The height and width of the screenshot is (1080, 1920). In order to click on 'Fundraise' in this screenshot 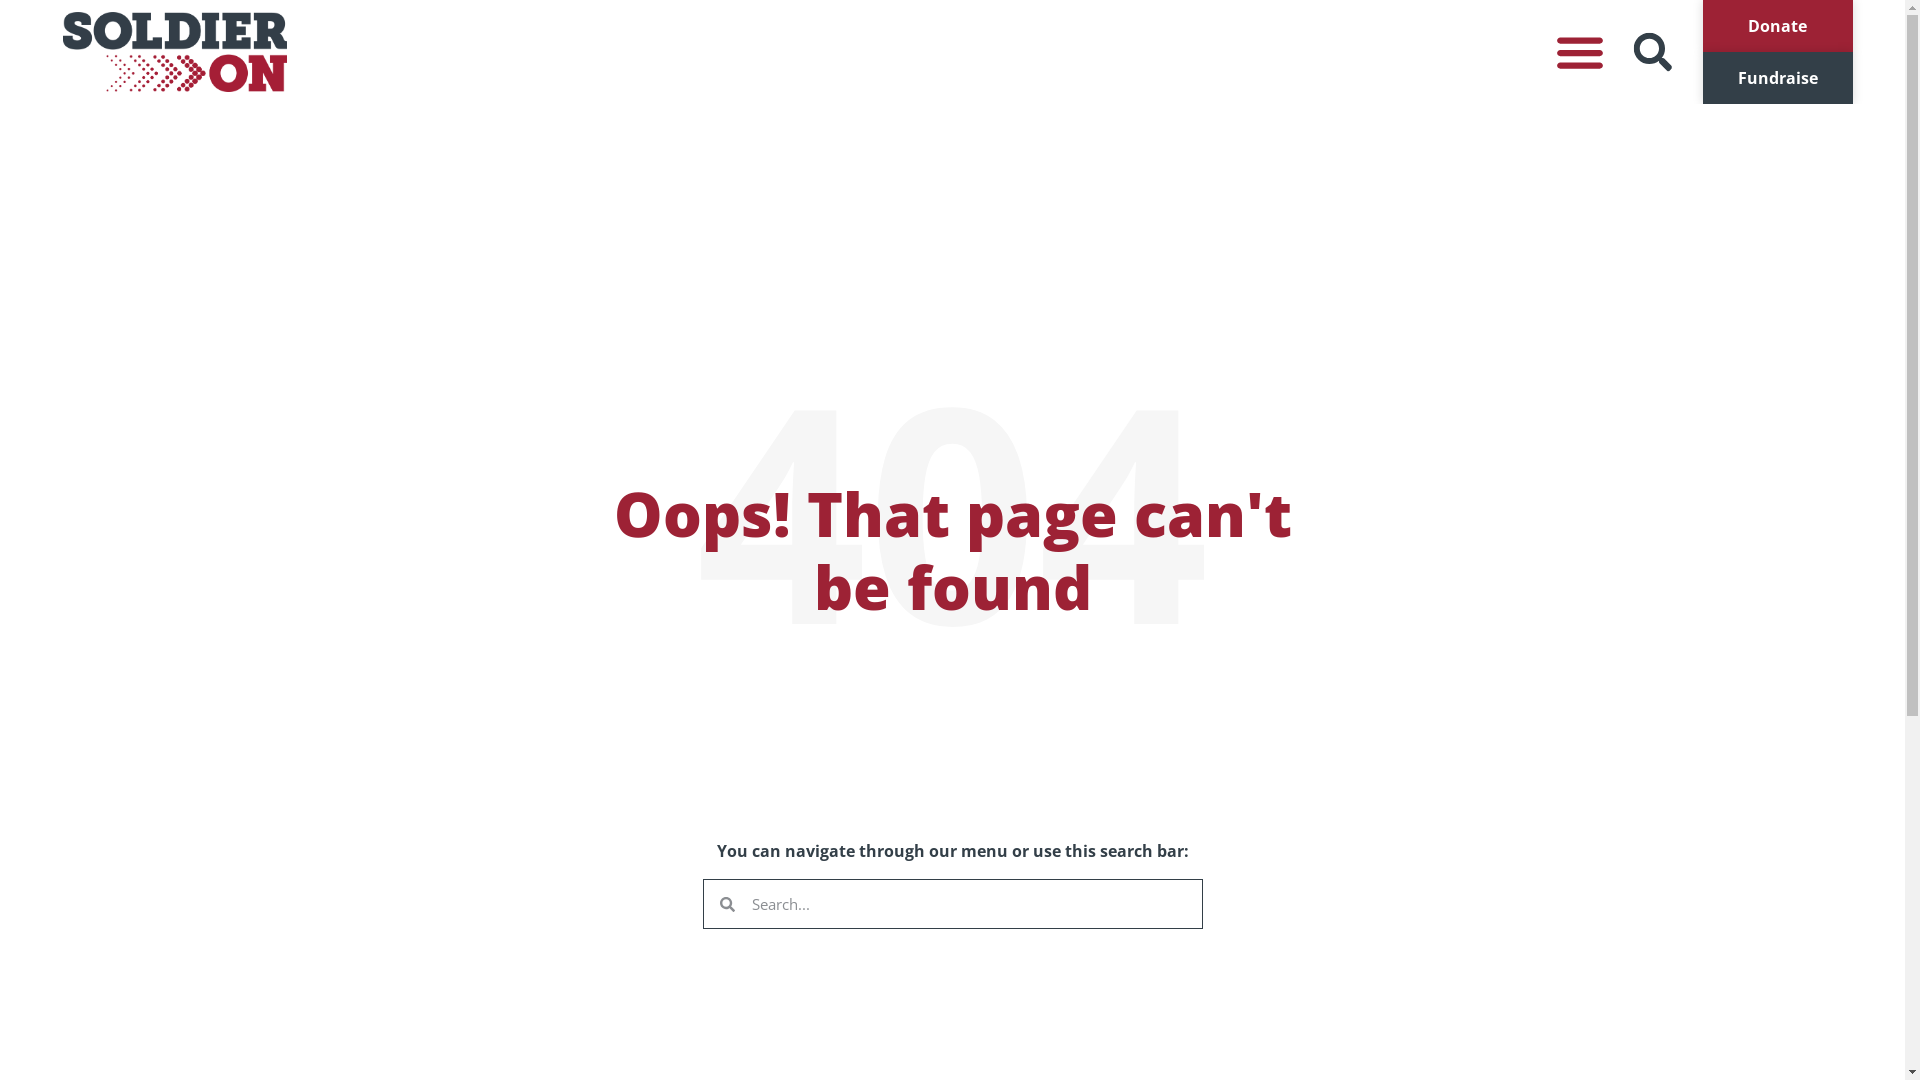, I will do `click(1776, 76)`.